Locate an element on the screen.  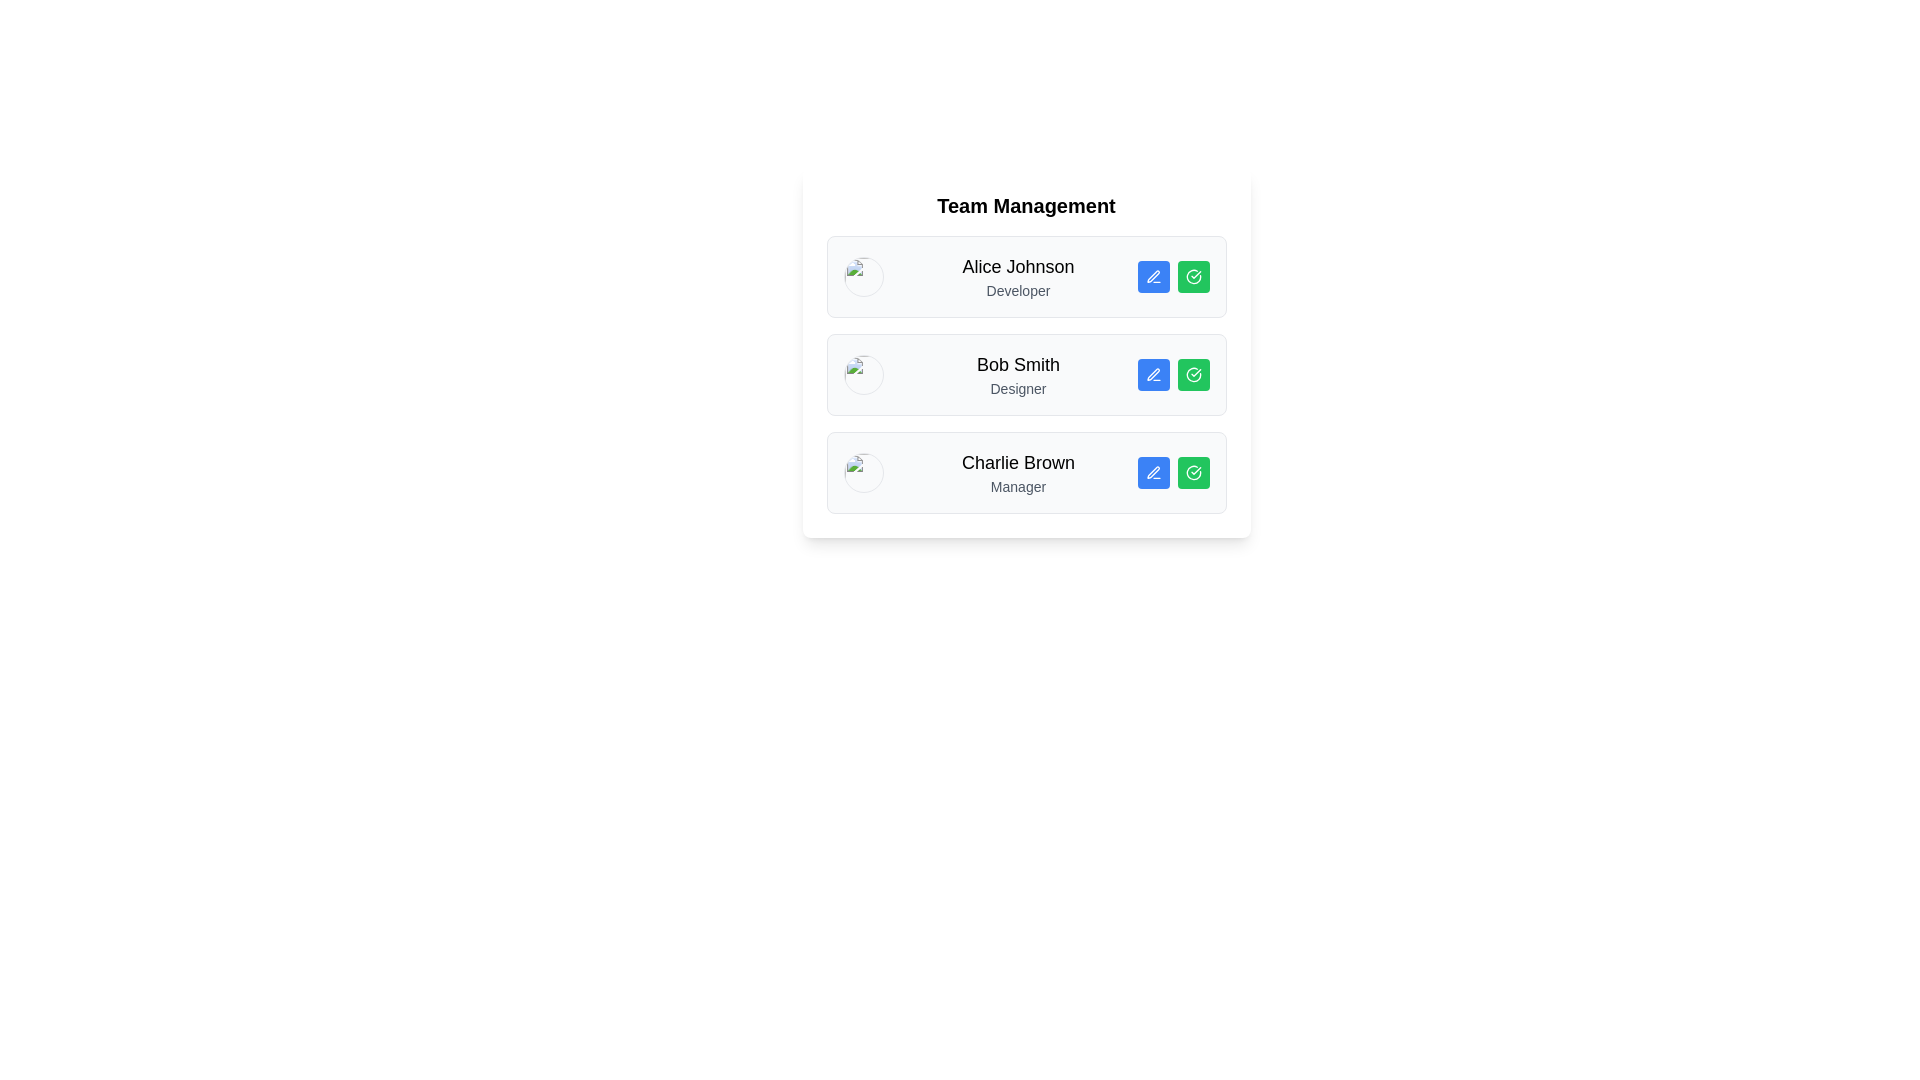
the confirmation icon button located in the first row under the 'Team Management' header, aligned to the right side is located at coordinates (1193, 277).